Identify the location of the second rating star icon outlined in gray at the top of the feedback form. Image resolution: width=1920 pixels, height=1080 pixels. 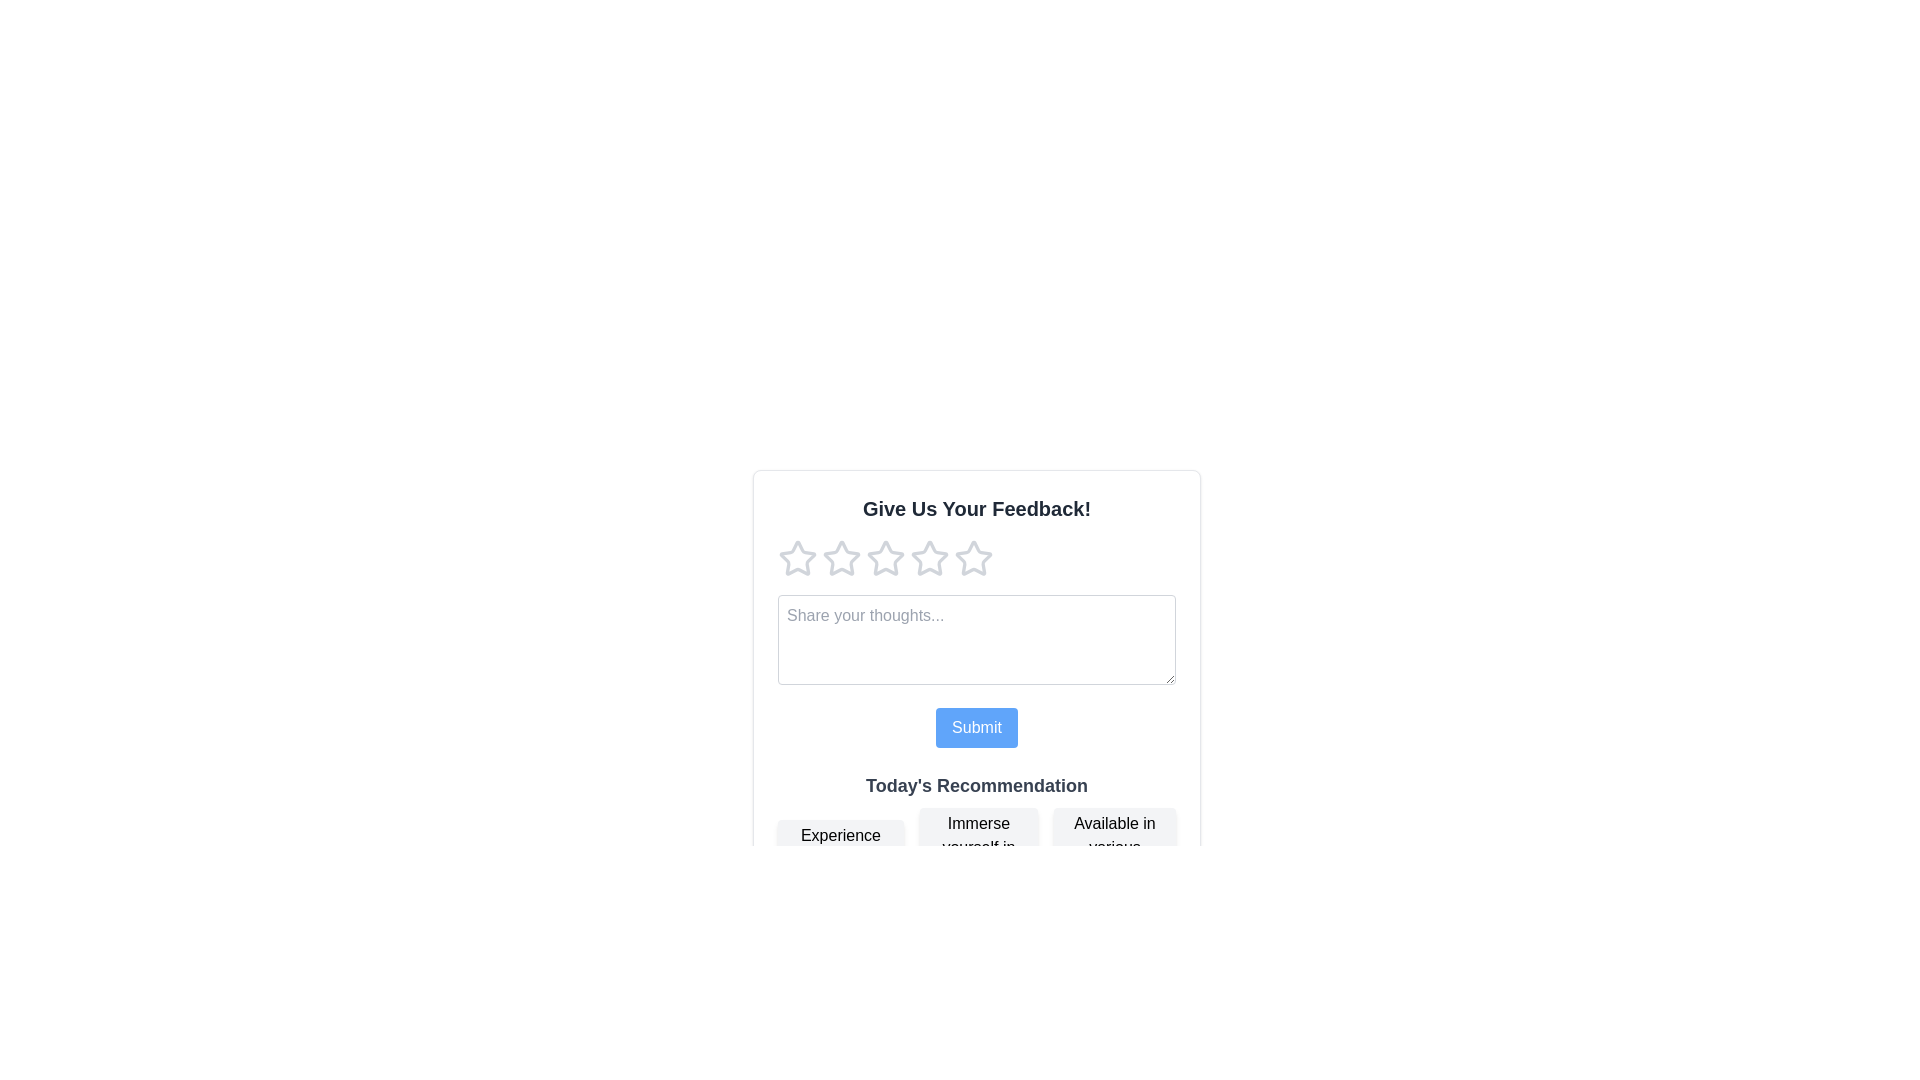
(885, 558).